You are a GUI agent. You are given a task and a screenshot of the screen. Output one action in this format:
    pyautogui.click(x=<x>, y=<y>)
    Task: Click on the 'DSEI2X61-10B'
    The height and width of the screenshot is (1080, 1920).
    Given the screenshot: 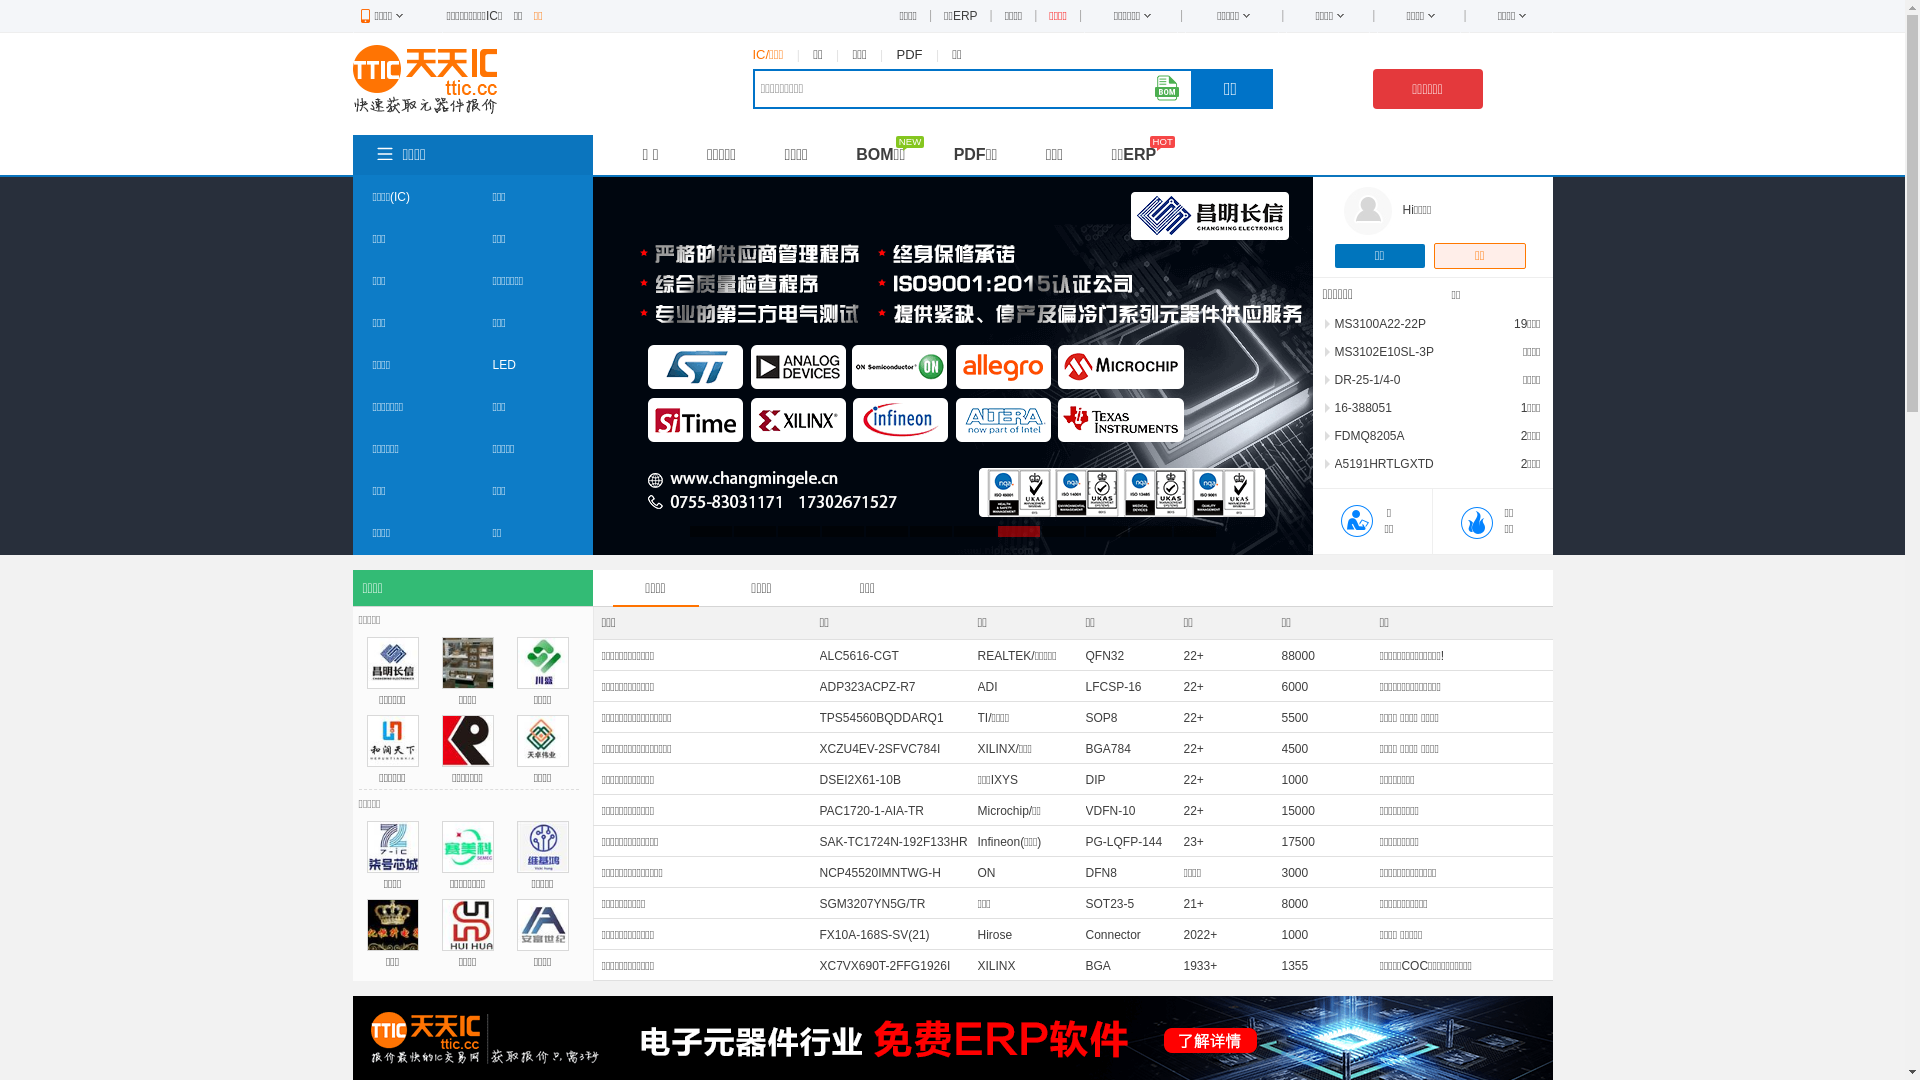 What is the action you would take?
    pyautogui.click(x=860, y=778)
    